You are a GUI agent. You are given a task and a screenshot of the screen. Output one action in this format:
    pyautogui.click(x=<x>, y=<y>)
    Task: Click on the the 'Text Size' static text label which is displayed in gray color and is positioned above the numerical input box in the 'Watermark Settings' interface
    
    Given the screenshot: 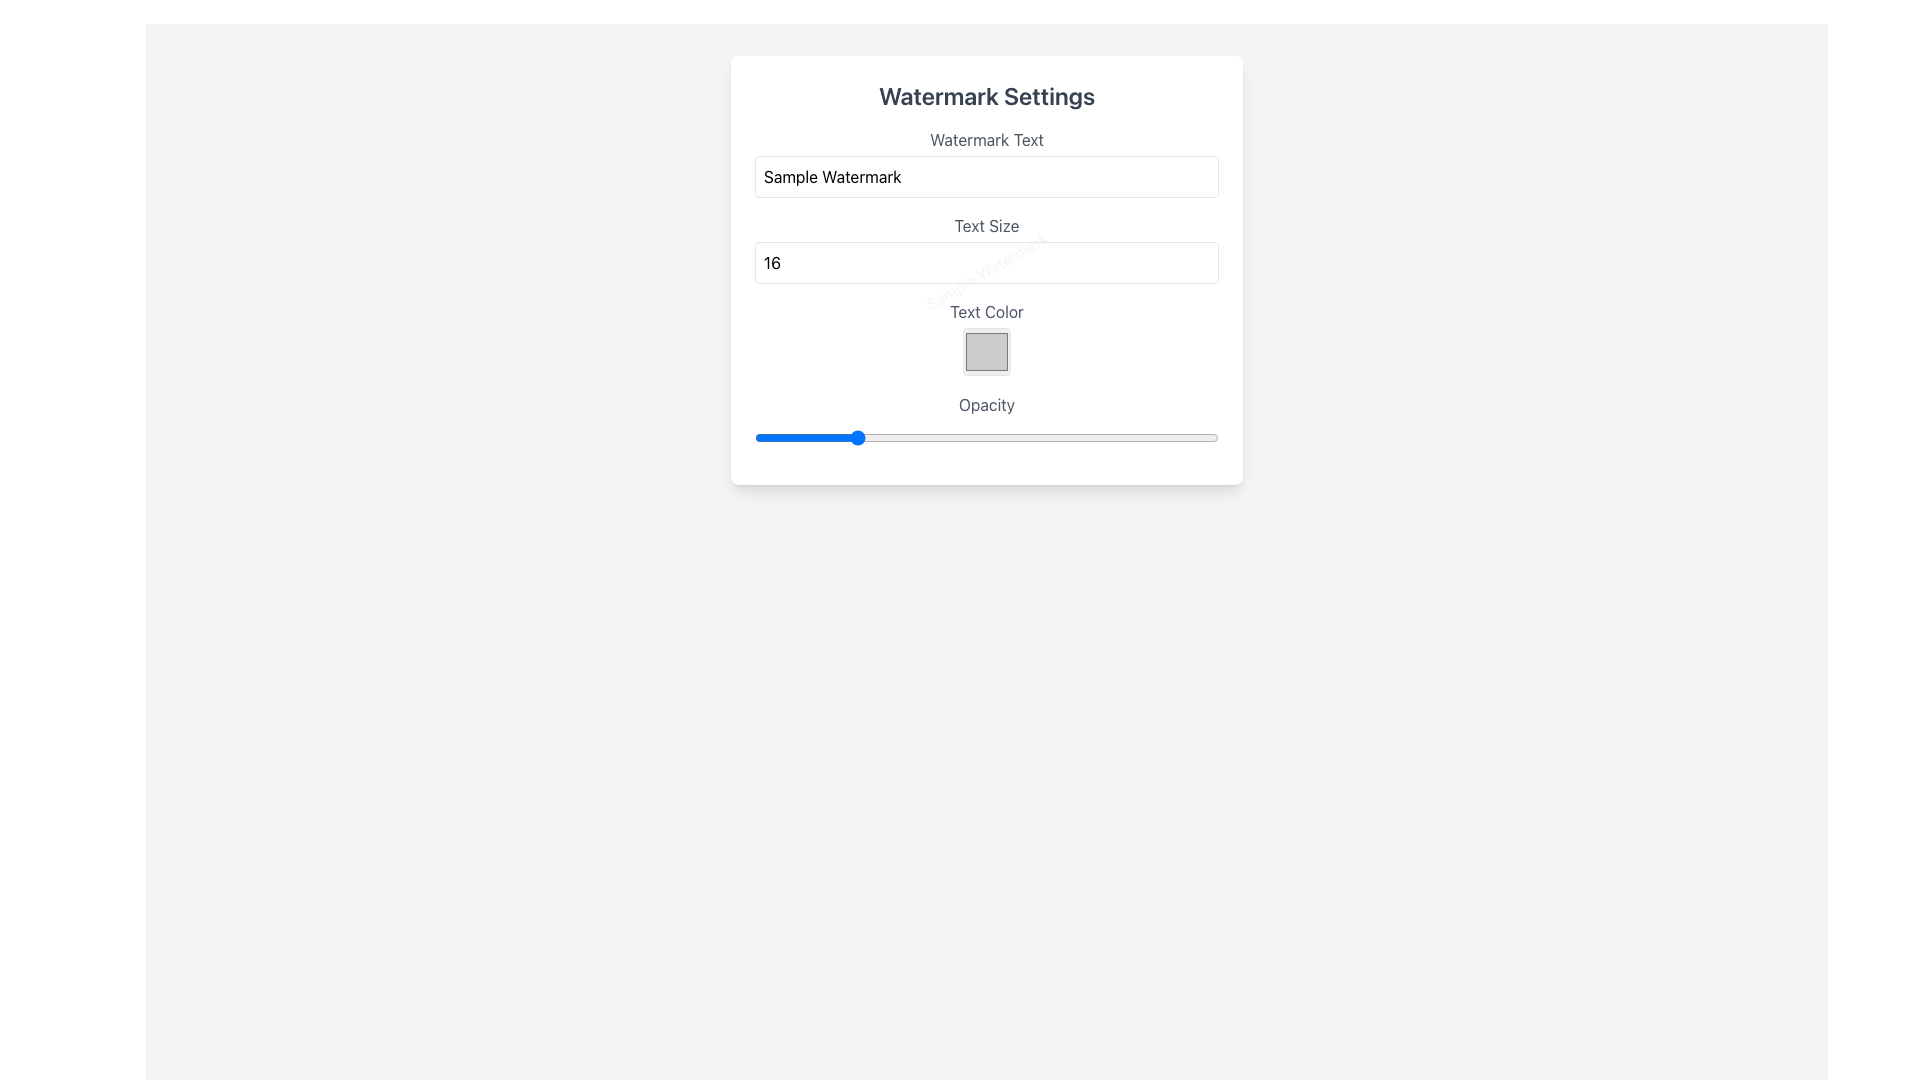 What is the action you would take?
    pyautogui.click(x=987, y=225)
    